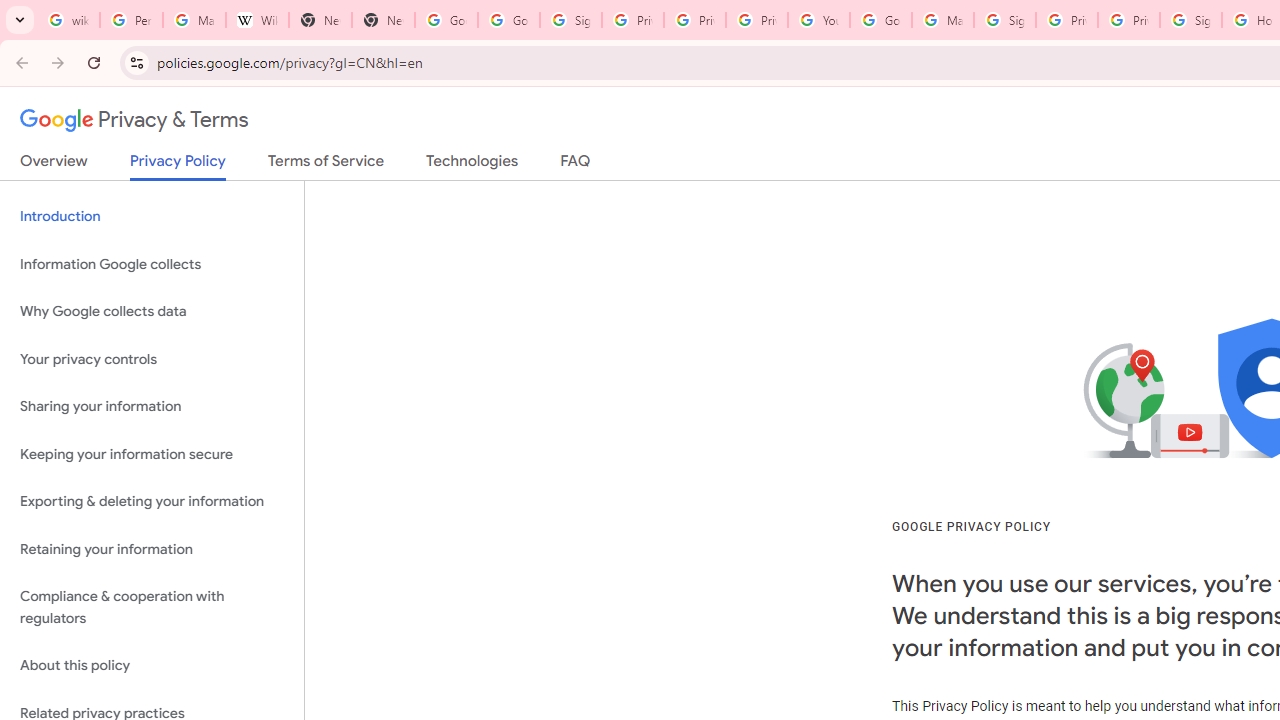 The width and height of the screenshot is (1280, 720). What do you see at coordinates (151, 454) in the screenshot?
I see `'Keeping your information secure'` at bounding box center [151, 454].